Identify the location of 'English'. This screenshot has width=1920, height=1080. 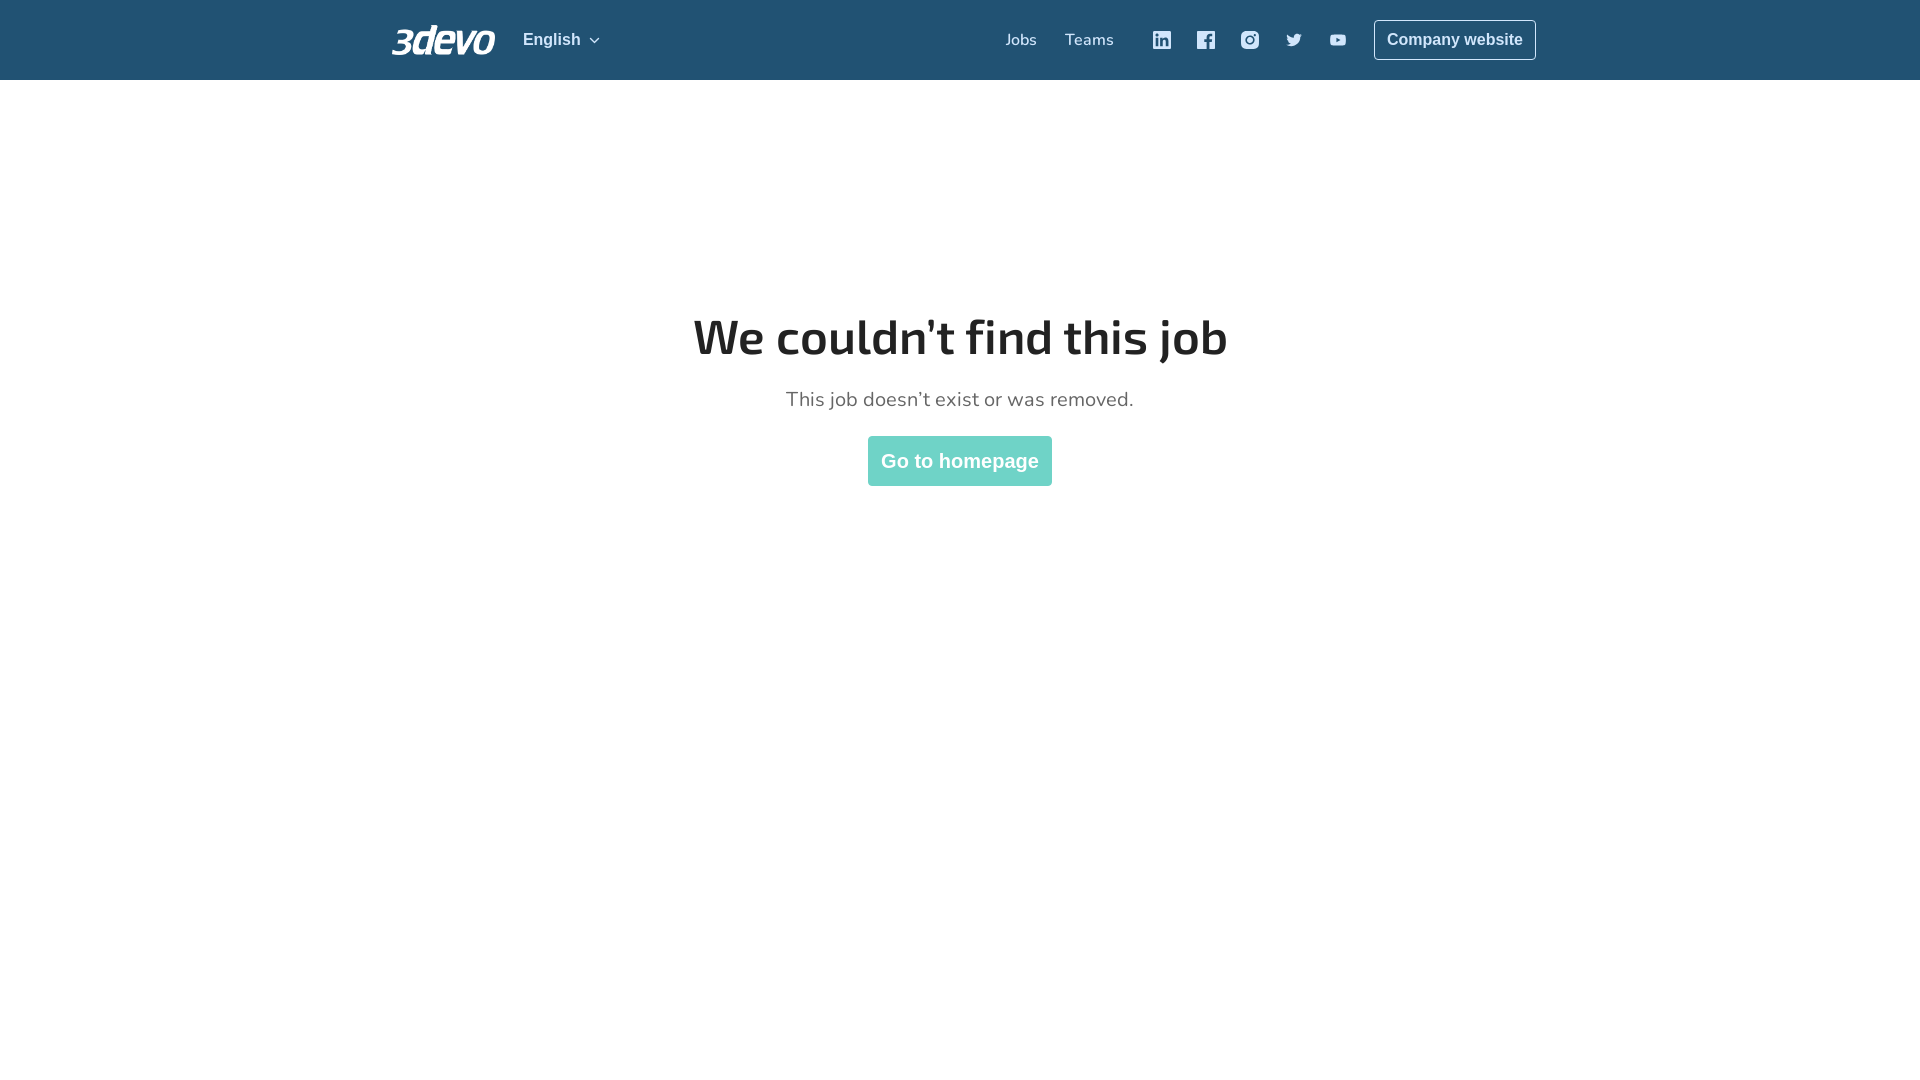
(560, 39).